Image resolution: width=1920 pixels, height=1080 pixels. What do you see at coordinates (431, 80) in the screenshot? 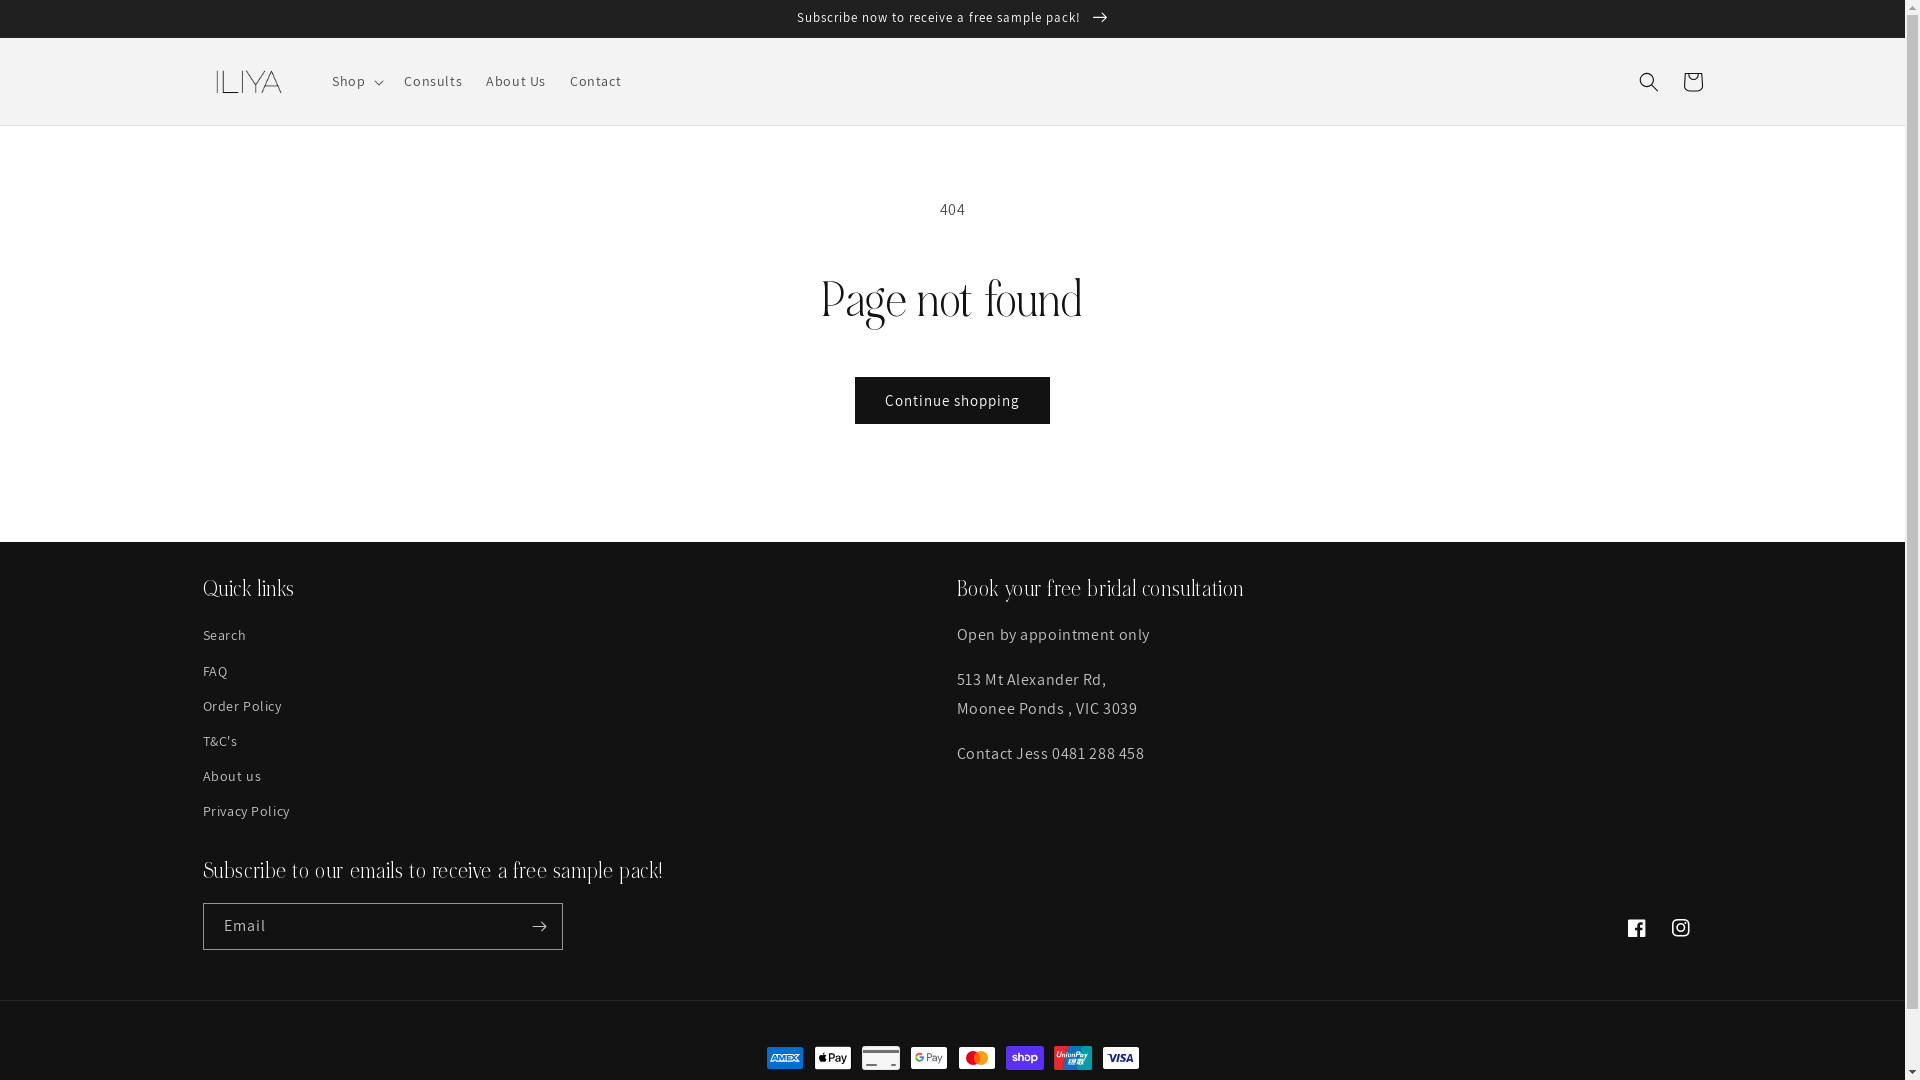
I see `'Consults'` at bounding box center [431, 80].